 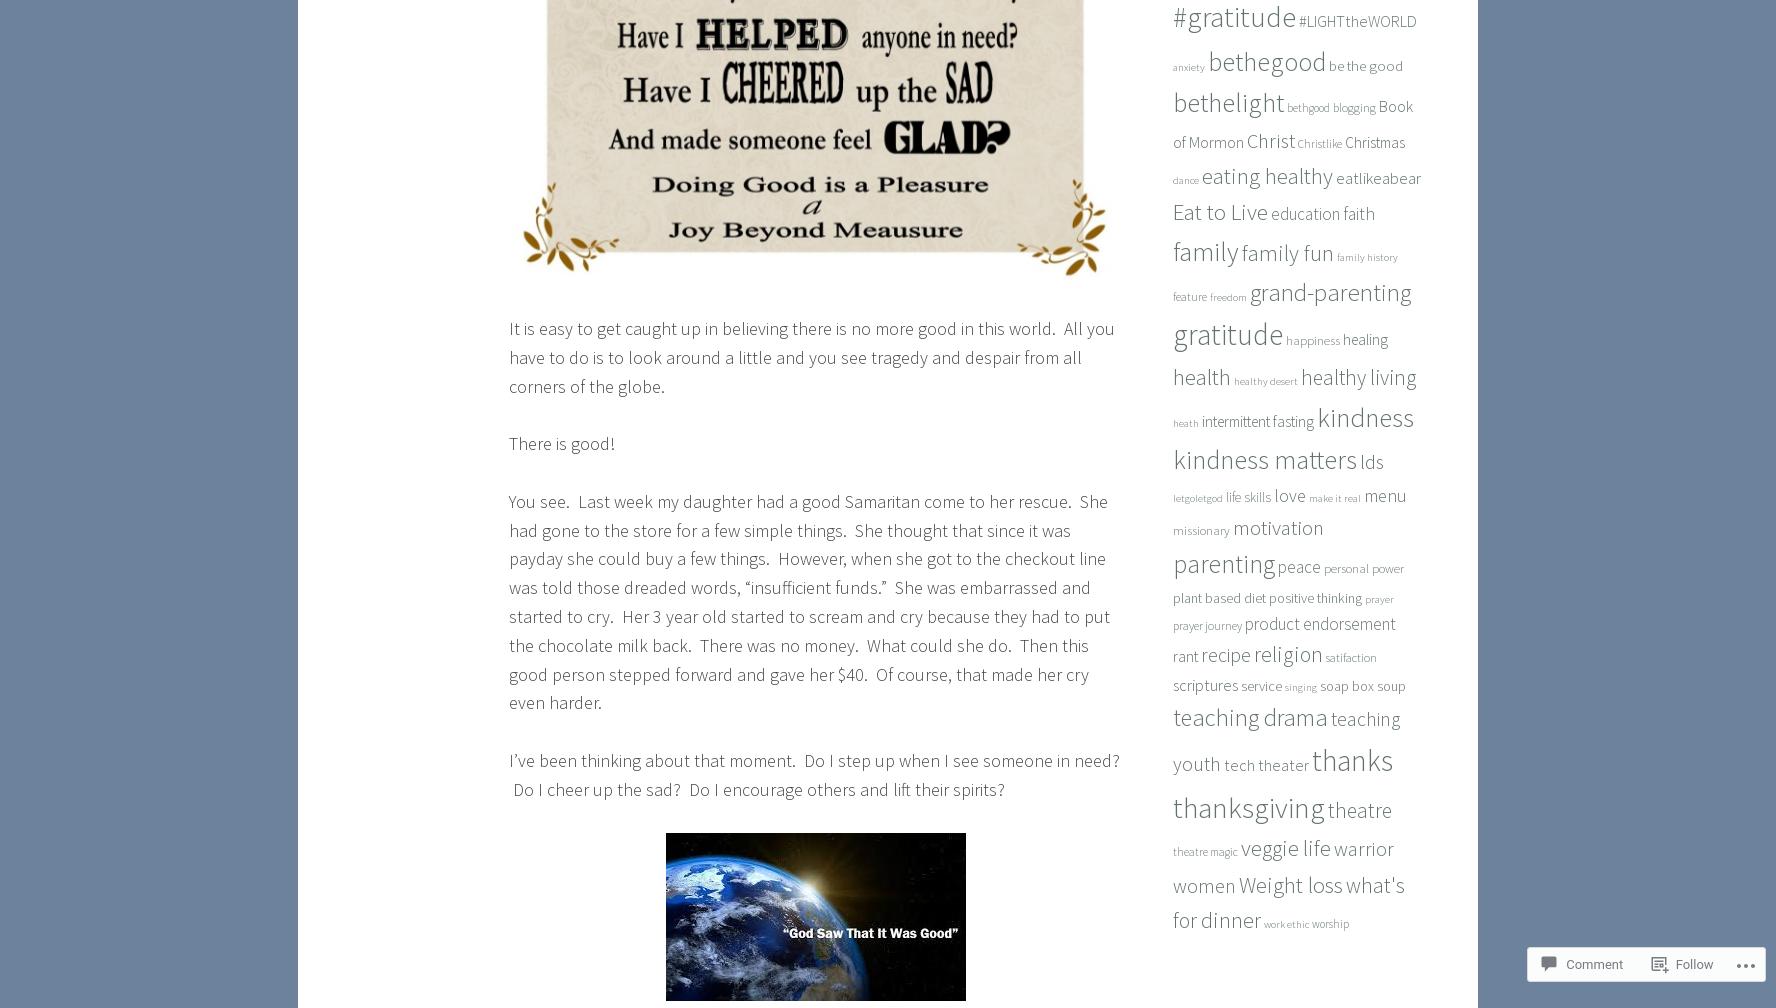 What do you see at coordinates (1261, 685) in the screenshot?
I see `'service'` at bounding box center [1261, 685].